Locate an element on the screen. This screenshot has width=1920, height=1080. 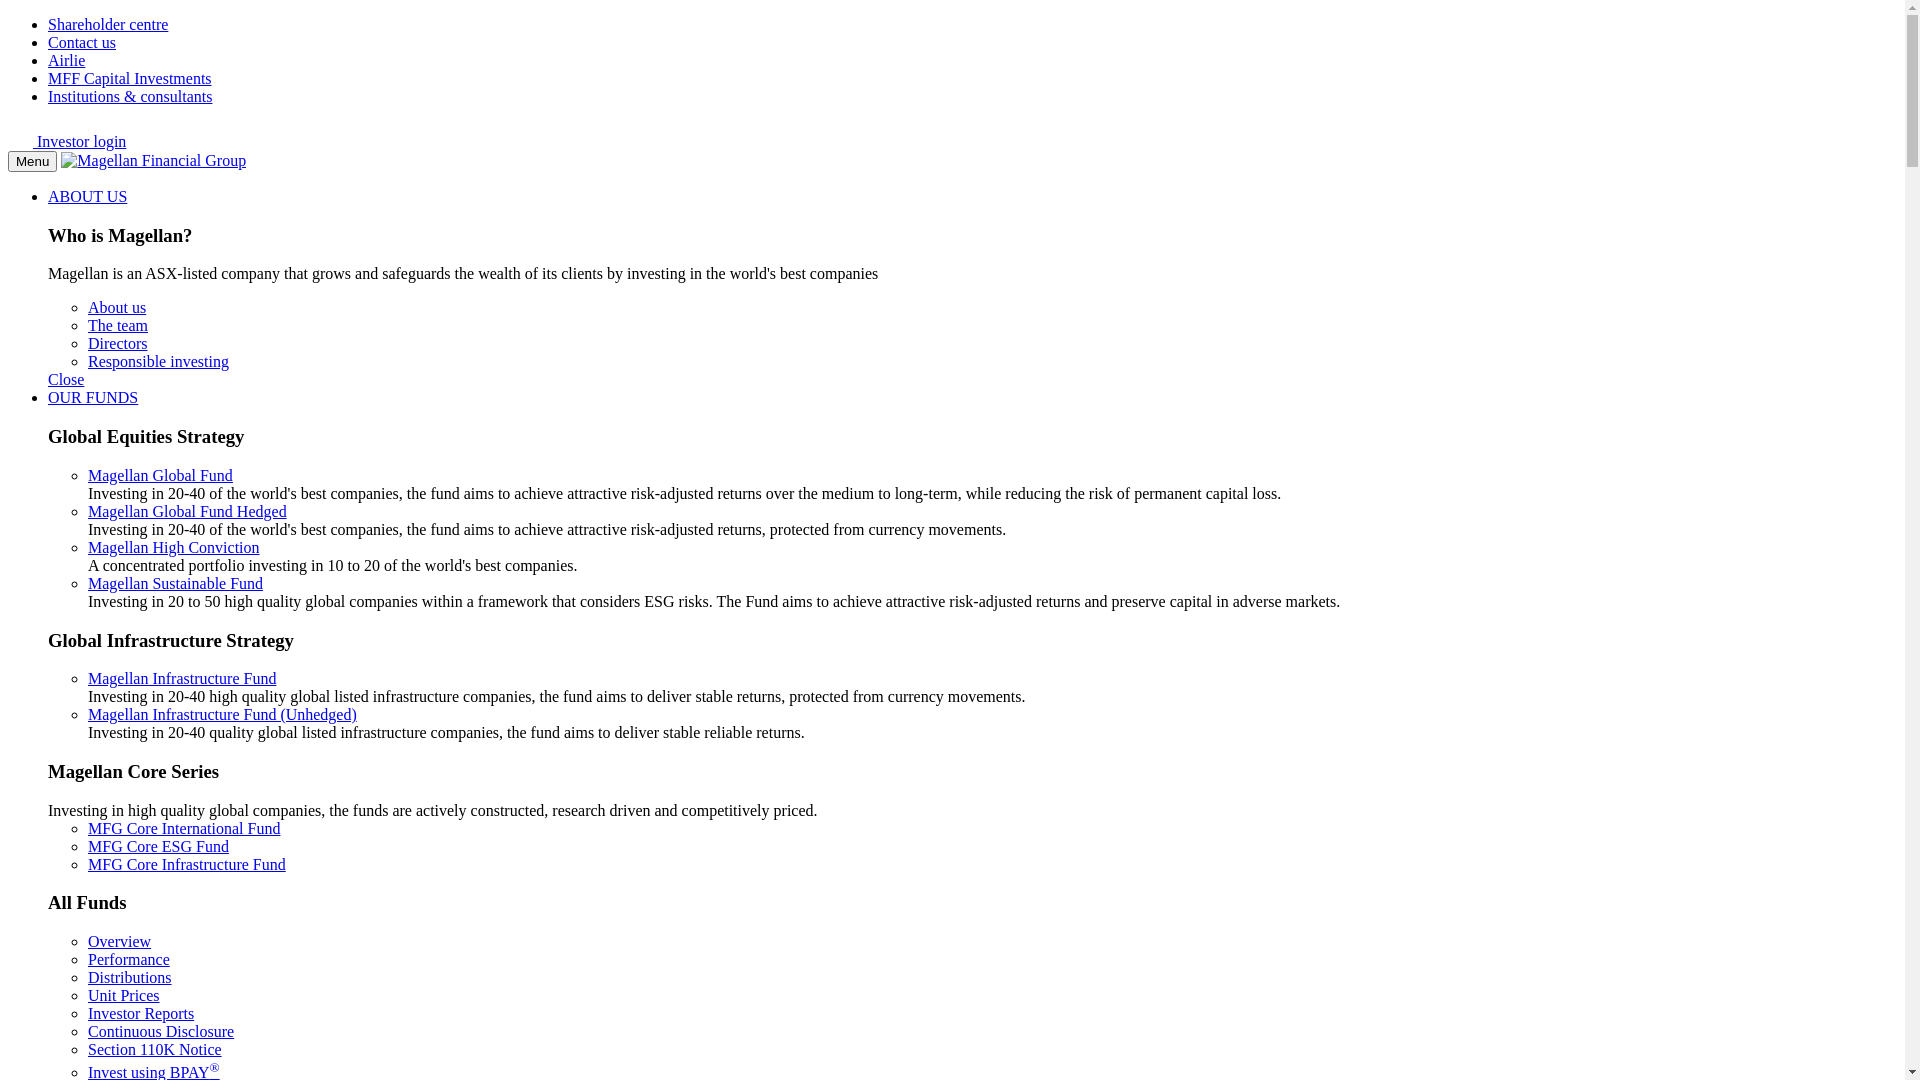
'Shareholder centre' is located at coordinates (106, 24).